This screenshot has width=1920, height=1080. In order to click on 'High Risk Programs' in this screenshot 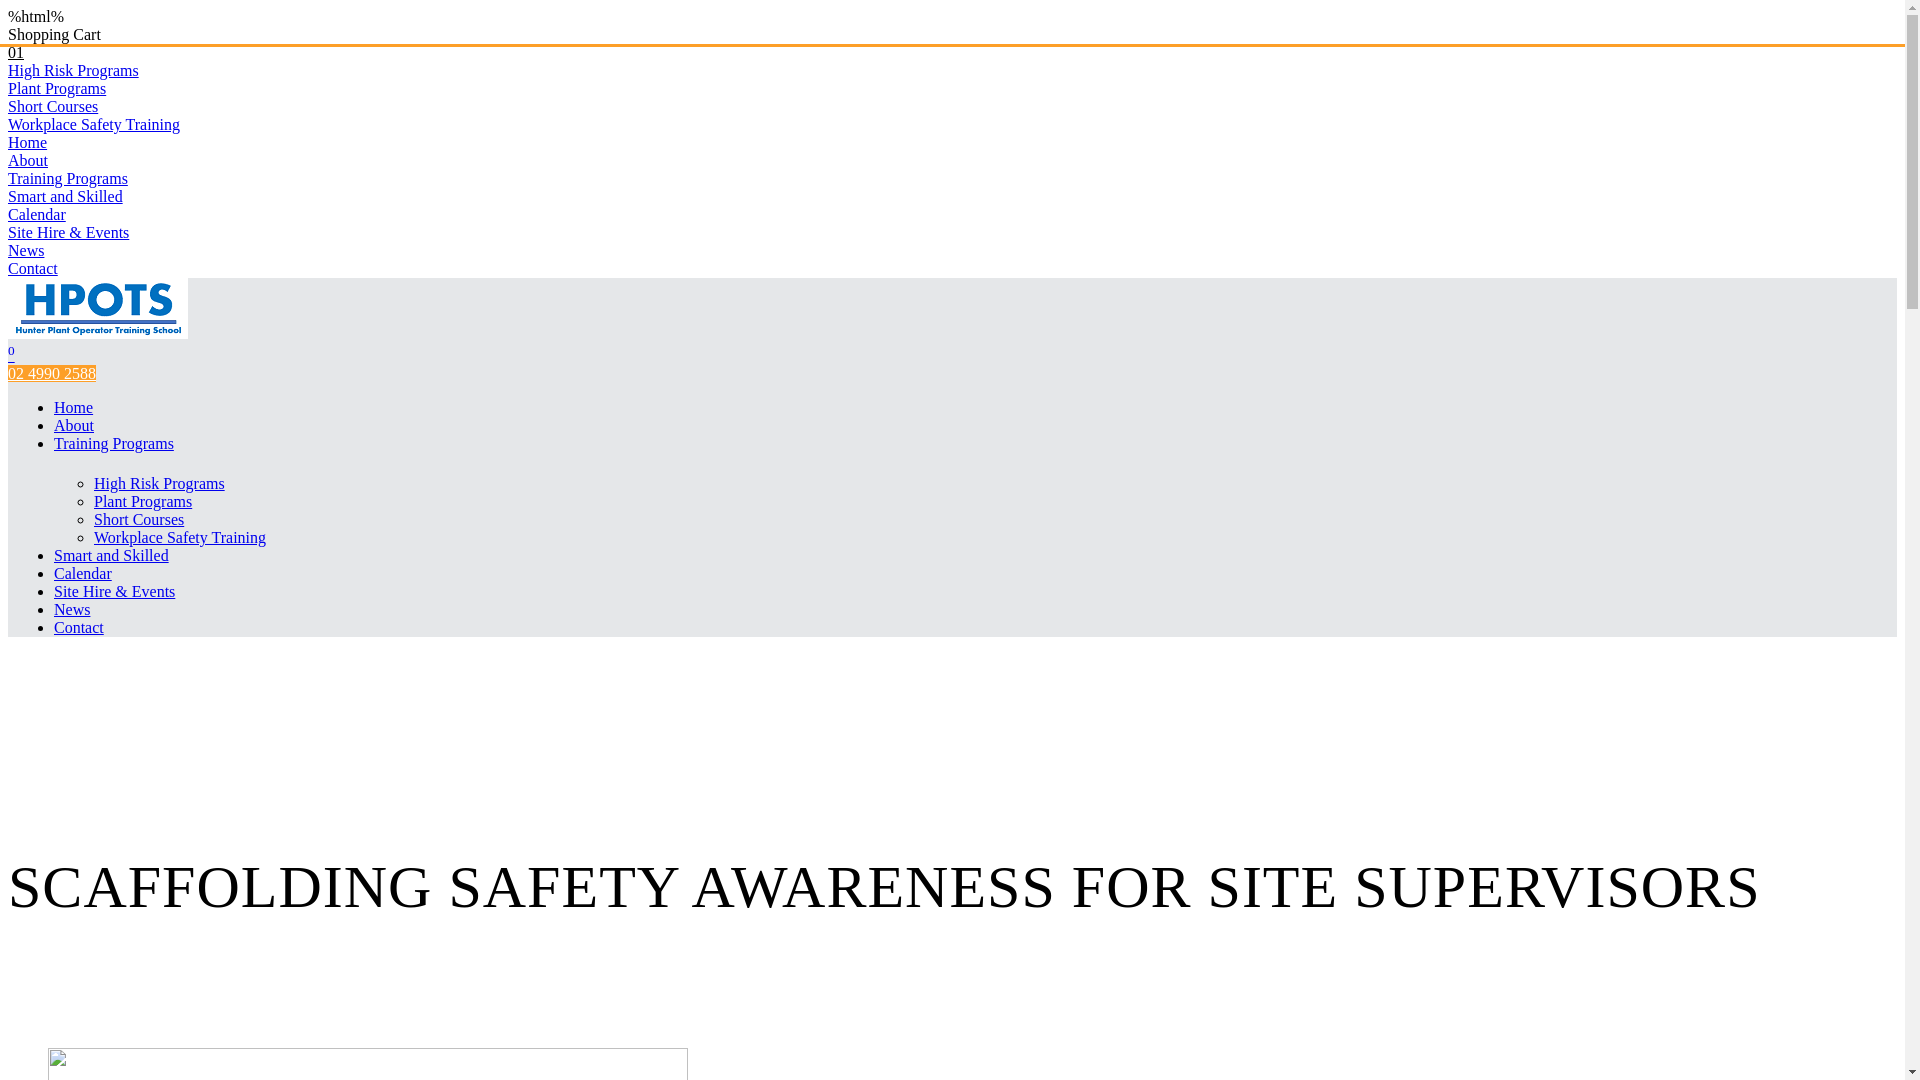, I will do `click(158, 483)`.